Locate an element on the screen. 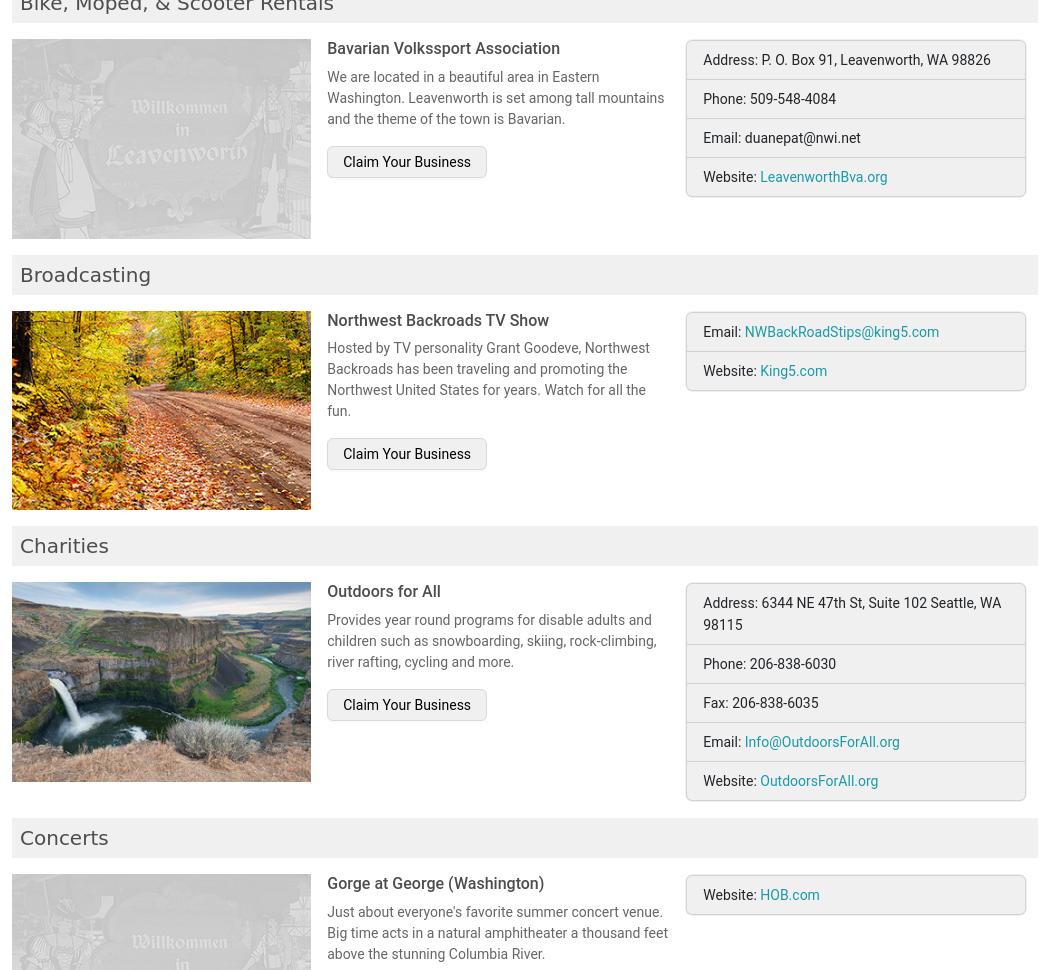  'Employment' is located at coordinates (469, 65).